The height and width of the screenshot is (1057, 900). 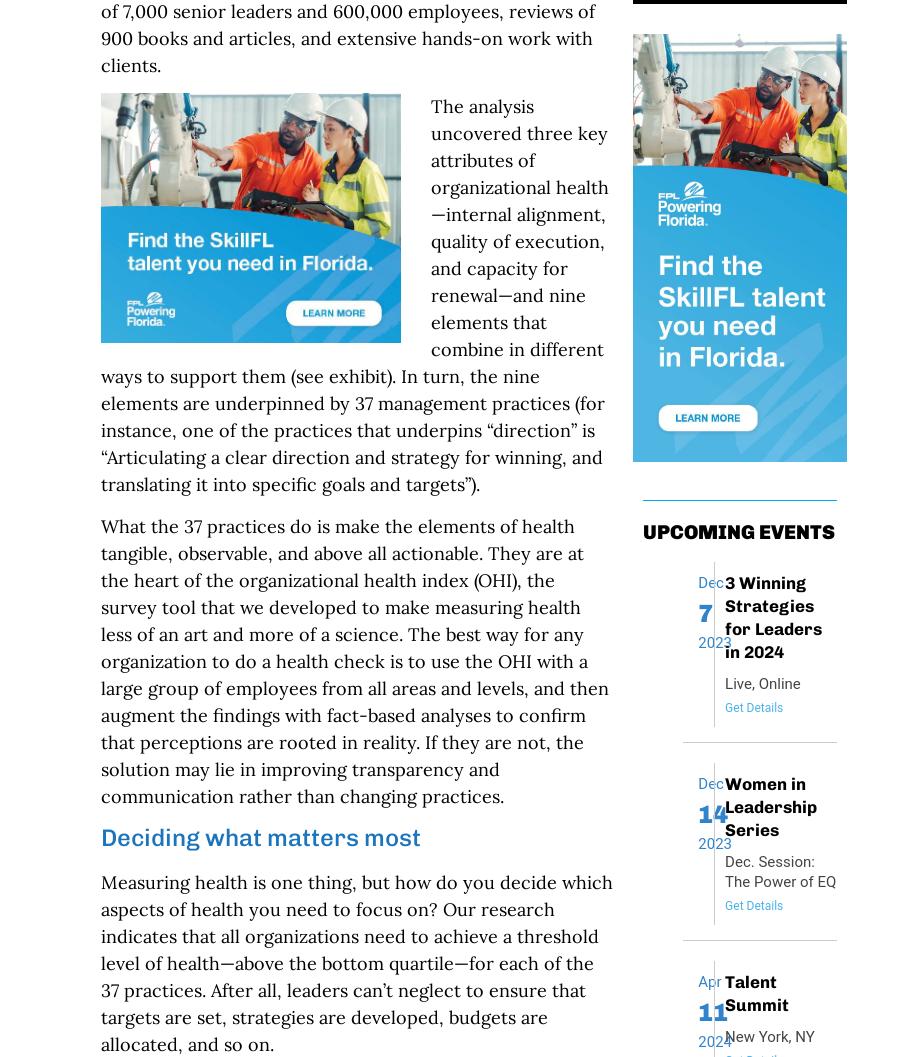 I want to click on 'Talent Summit', so click(x=755, y=992).